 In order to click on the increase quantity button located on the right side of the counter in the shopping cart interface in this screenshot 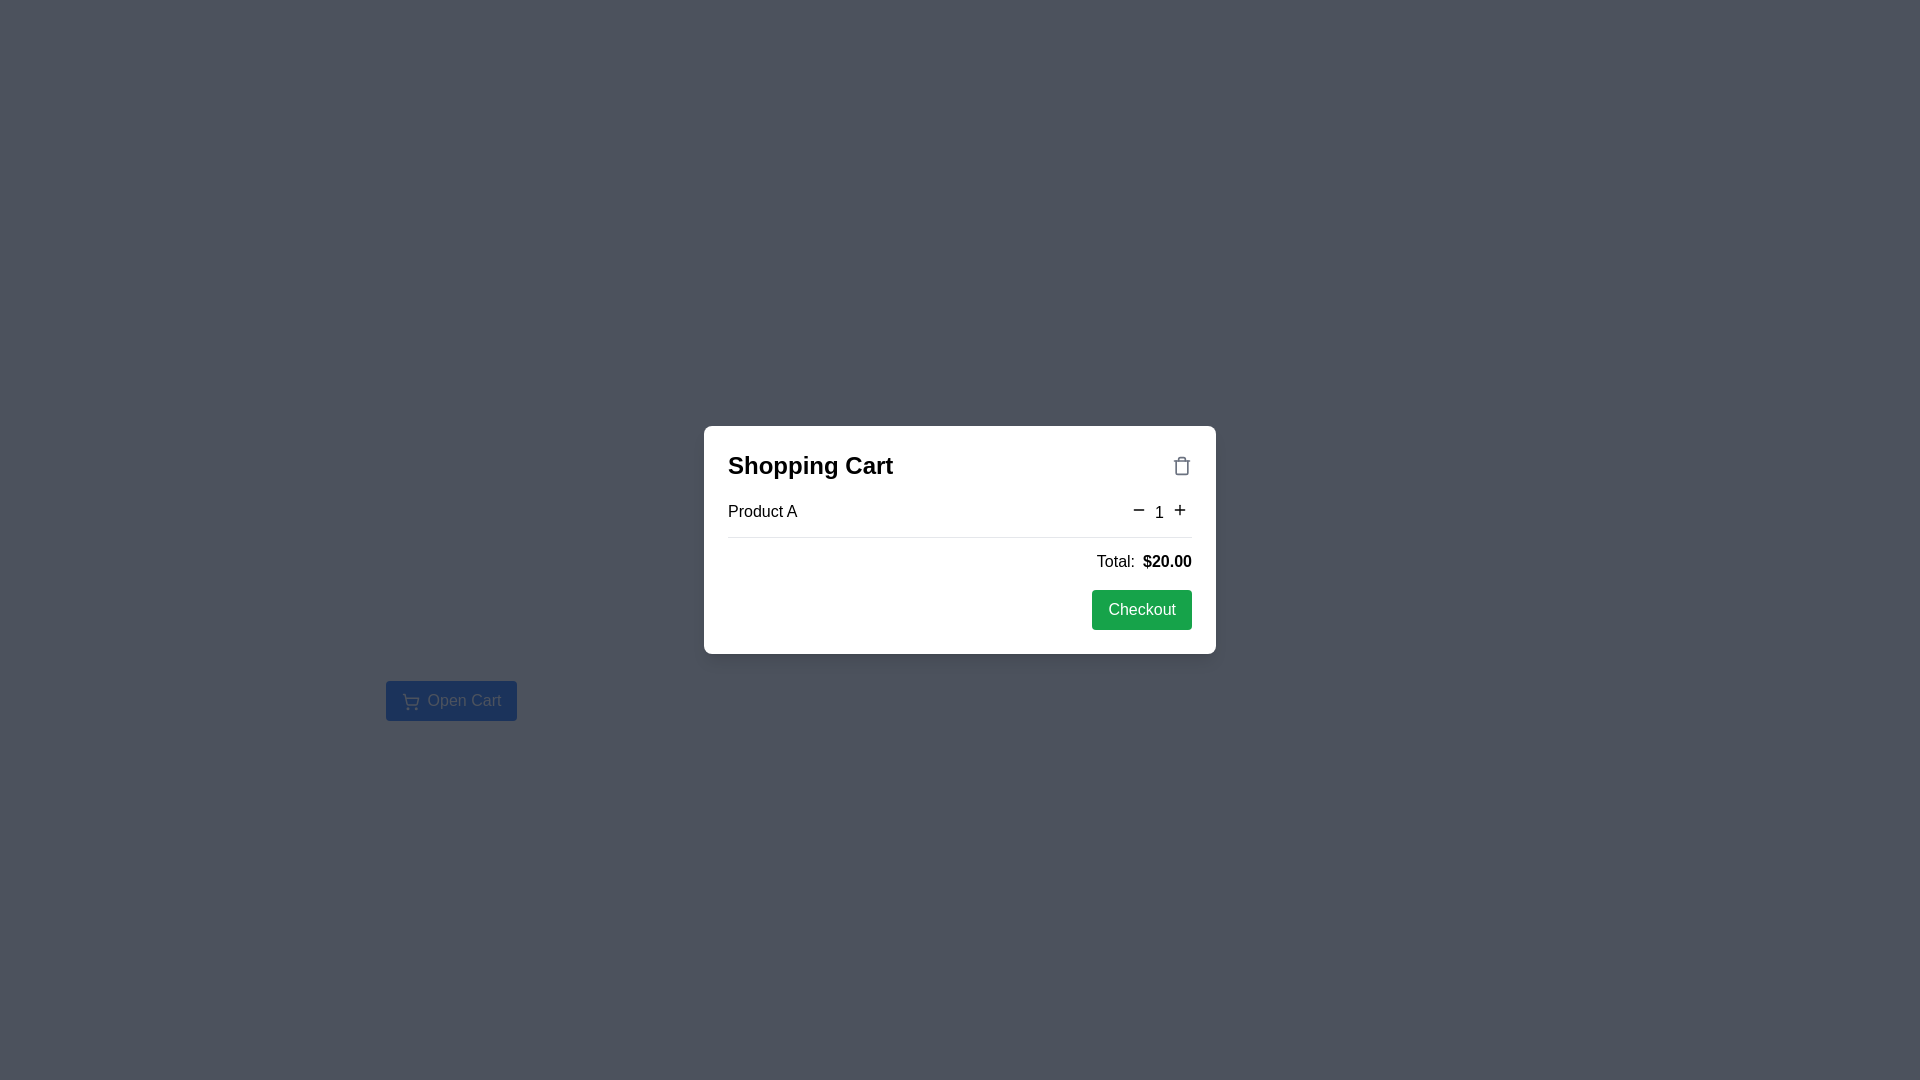, I will do `click(1180, 508)`.